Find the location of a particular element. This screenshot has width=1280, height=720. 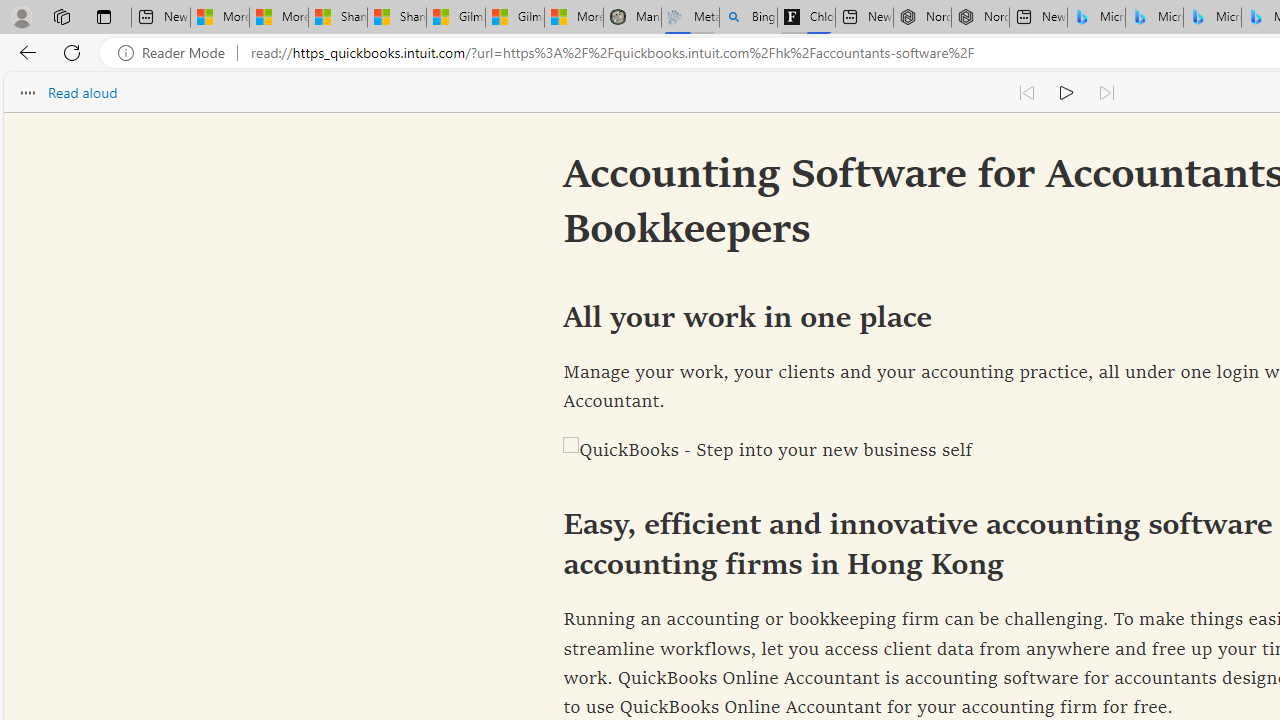

'Bing Real Estate - Home sales and rental listings' is located at coordinates (747, 17).